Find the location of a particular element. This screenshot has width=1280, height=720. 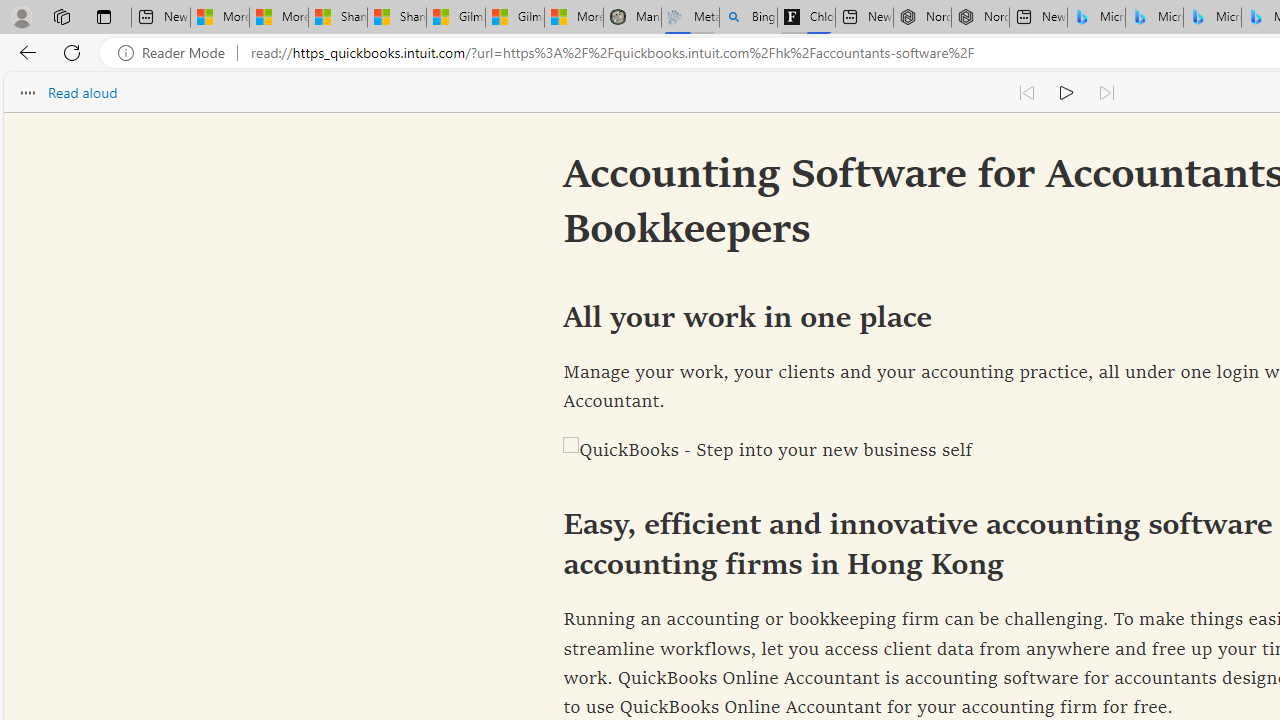

'Bing Real Estate - Home sales and rental listings' is located at coordinates (747, 17).